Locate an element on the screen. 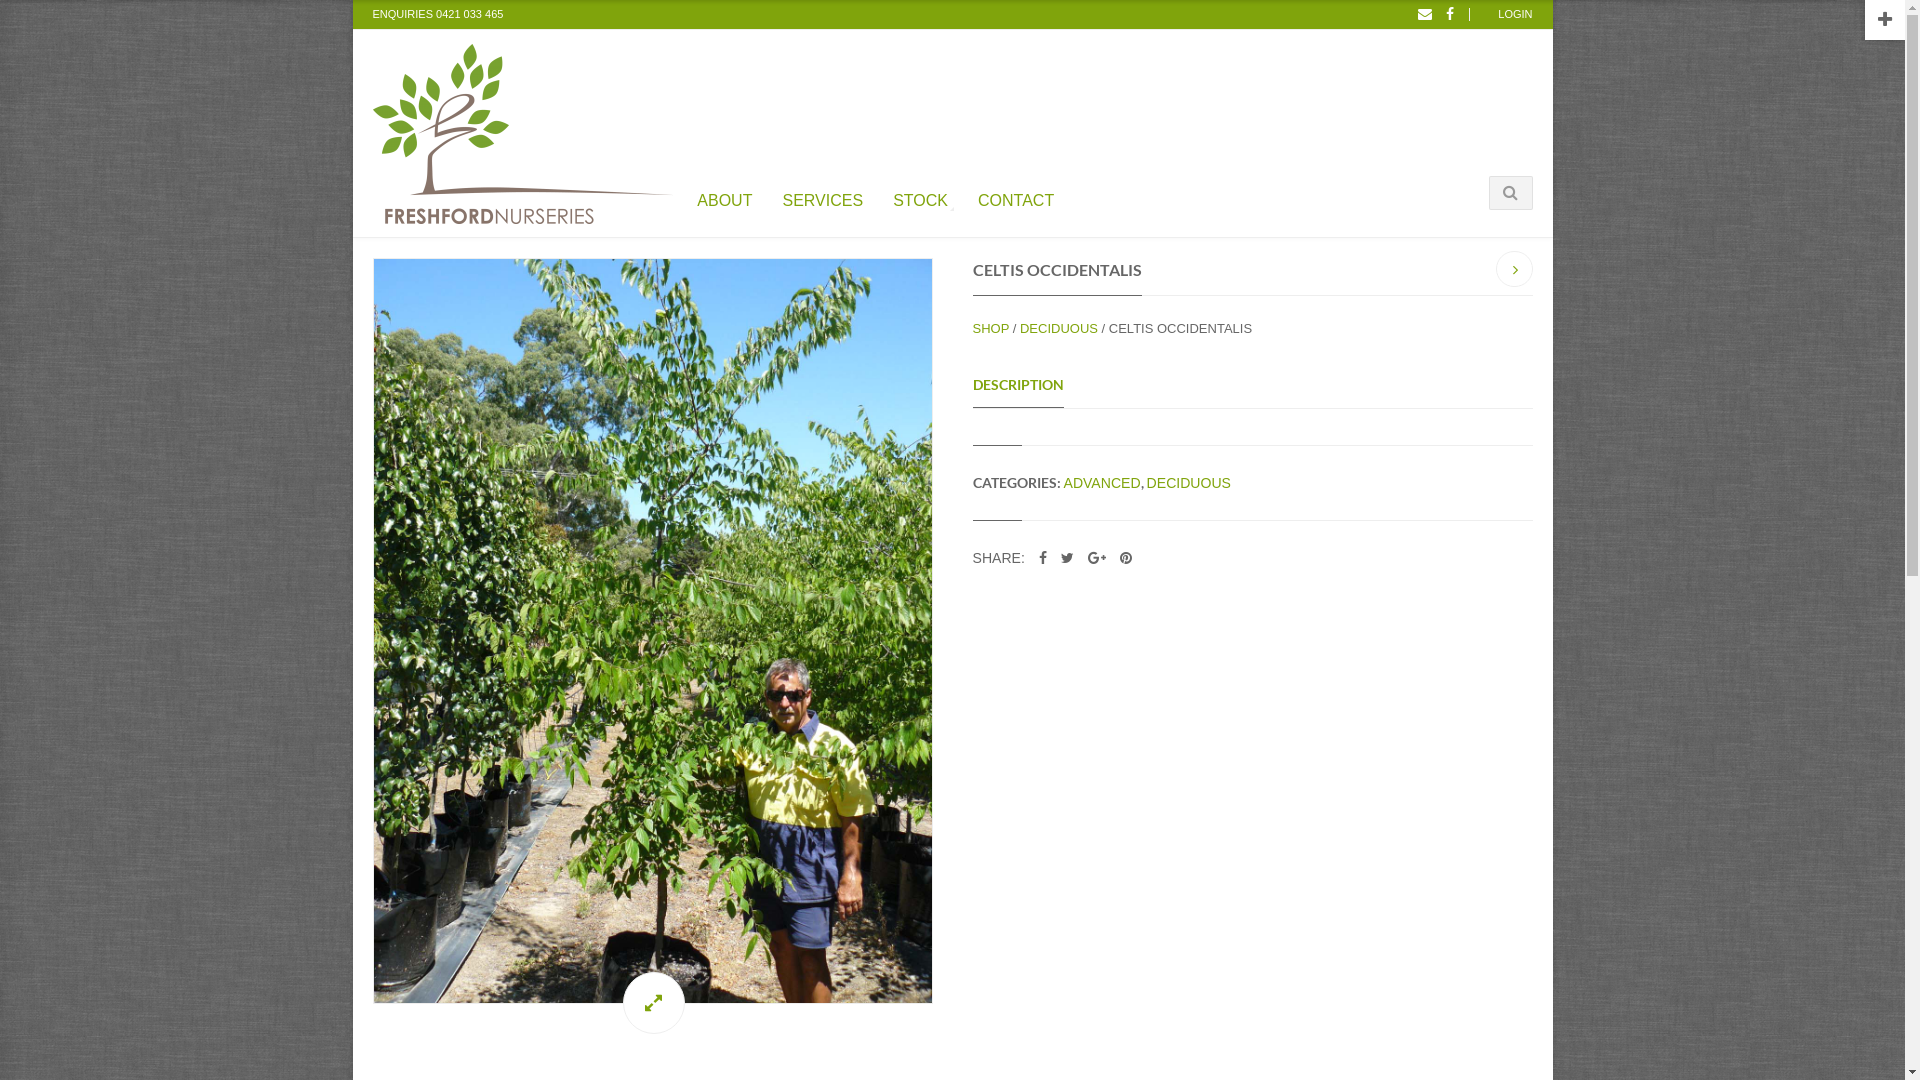  'ABOUT' is located at coordinates (723, 196).